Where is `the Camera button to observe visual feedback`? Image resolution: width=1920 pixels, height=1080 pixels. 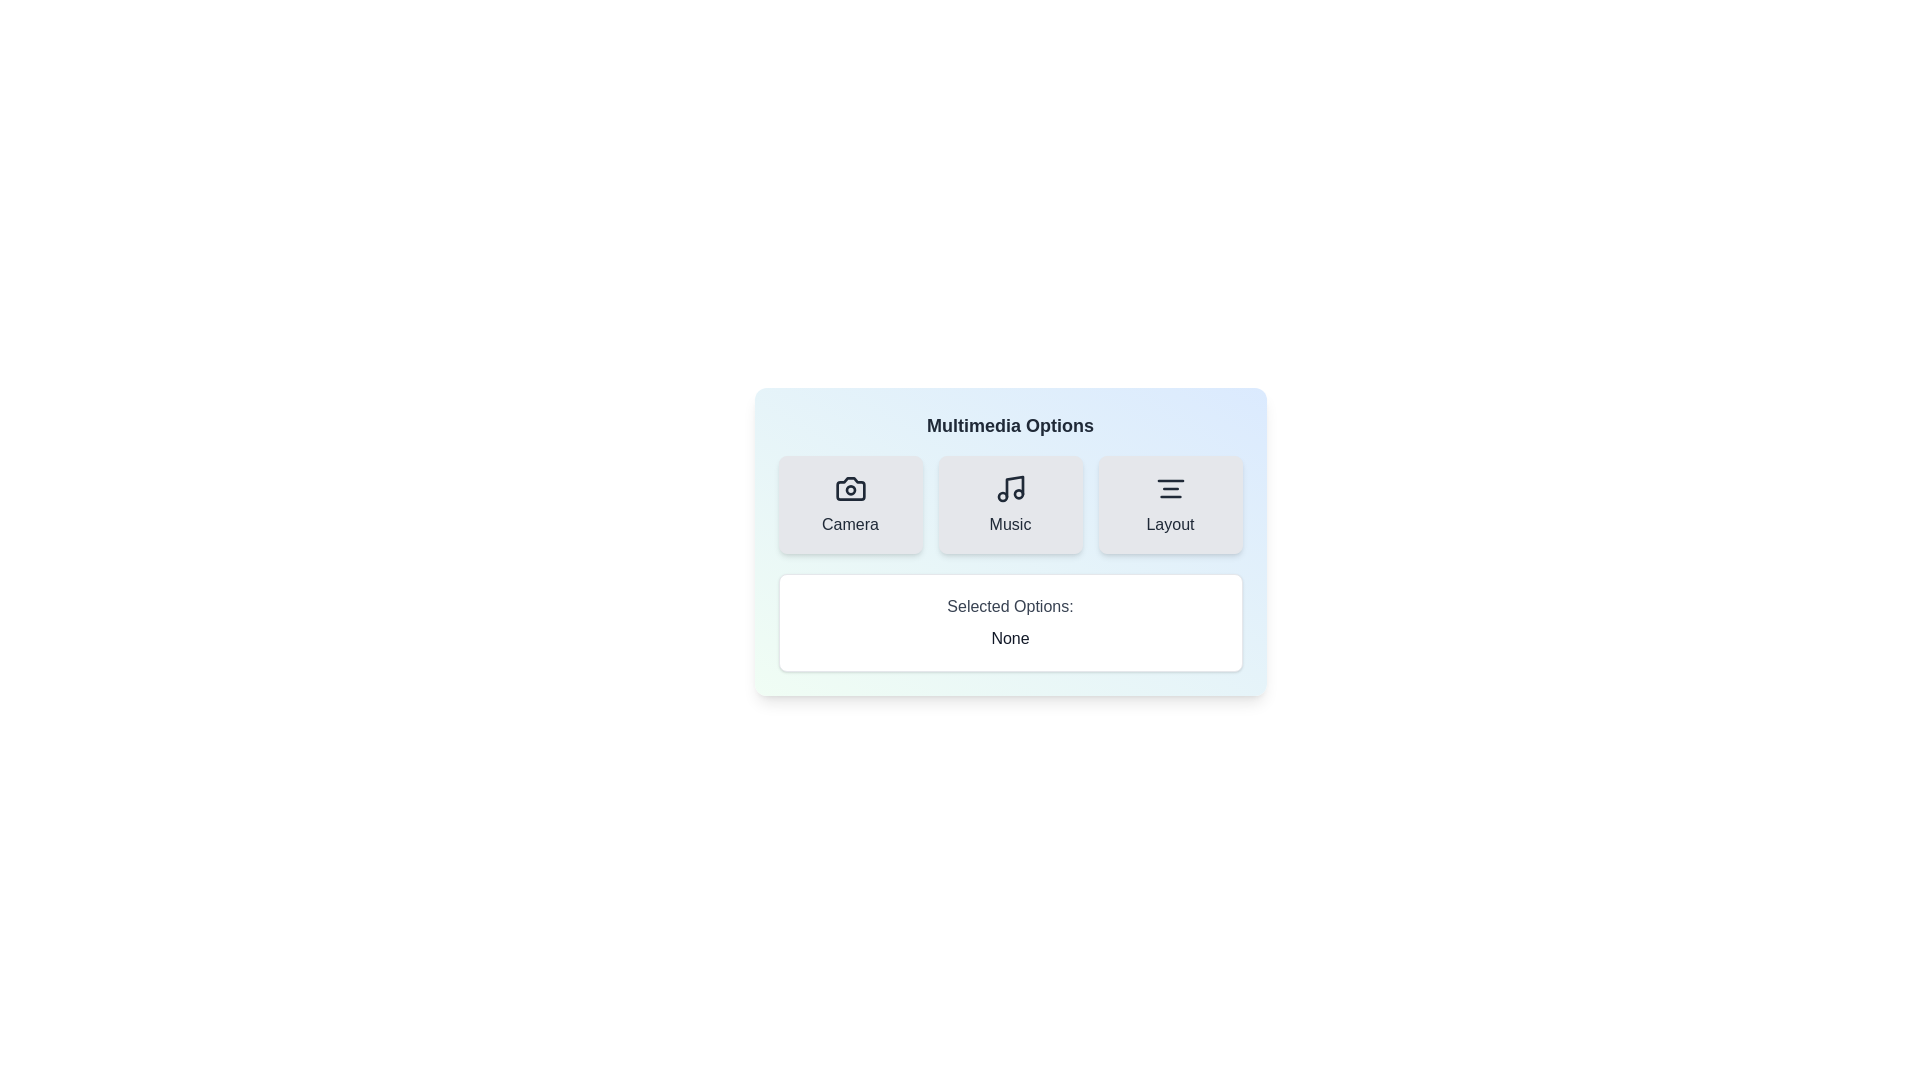
the Camera button to observe visual feedback is located at coordinates (850, 504).